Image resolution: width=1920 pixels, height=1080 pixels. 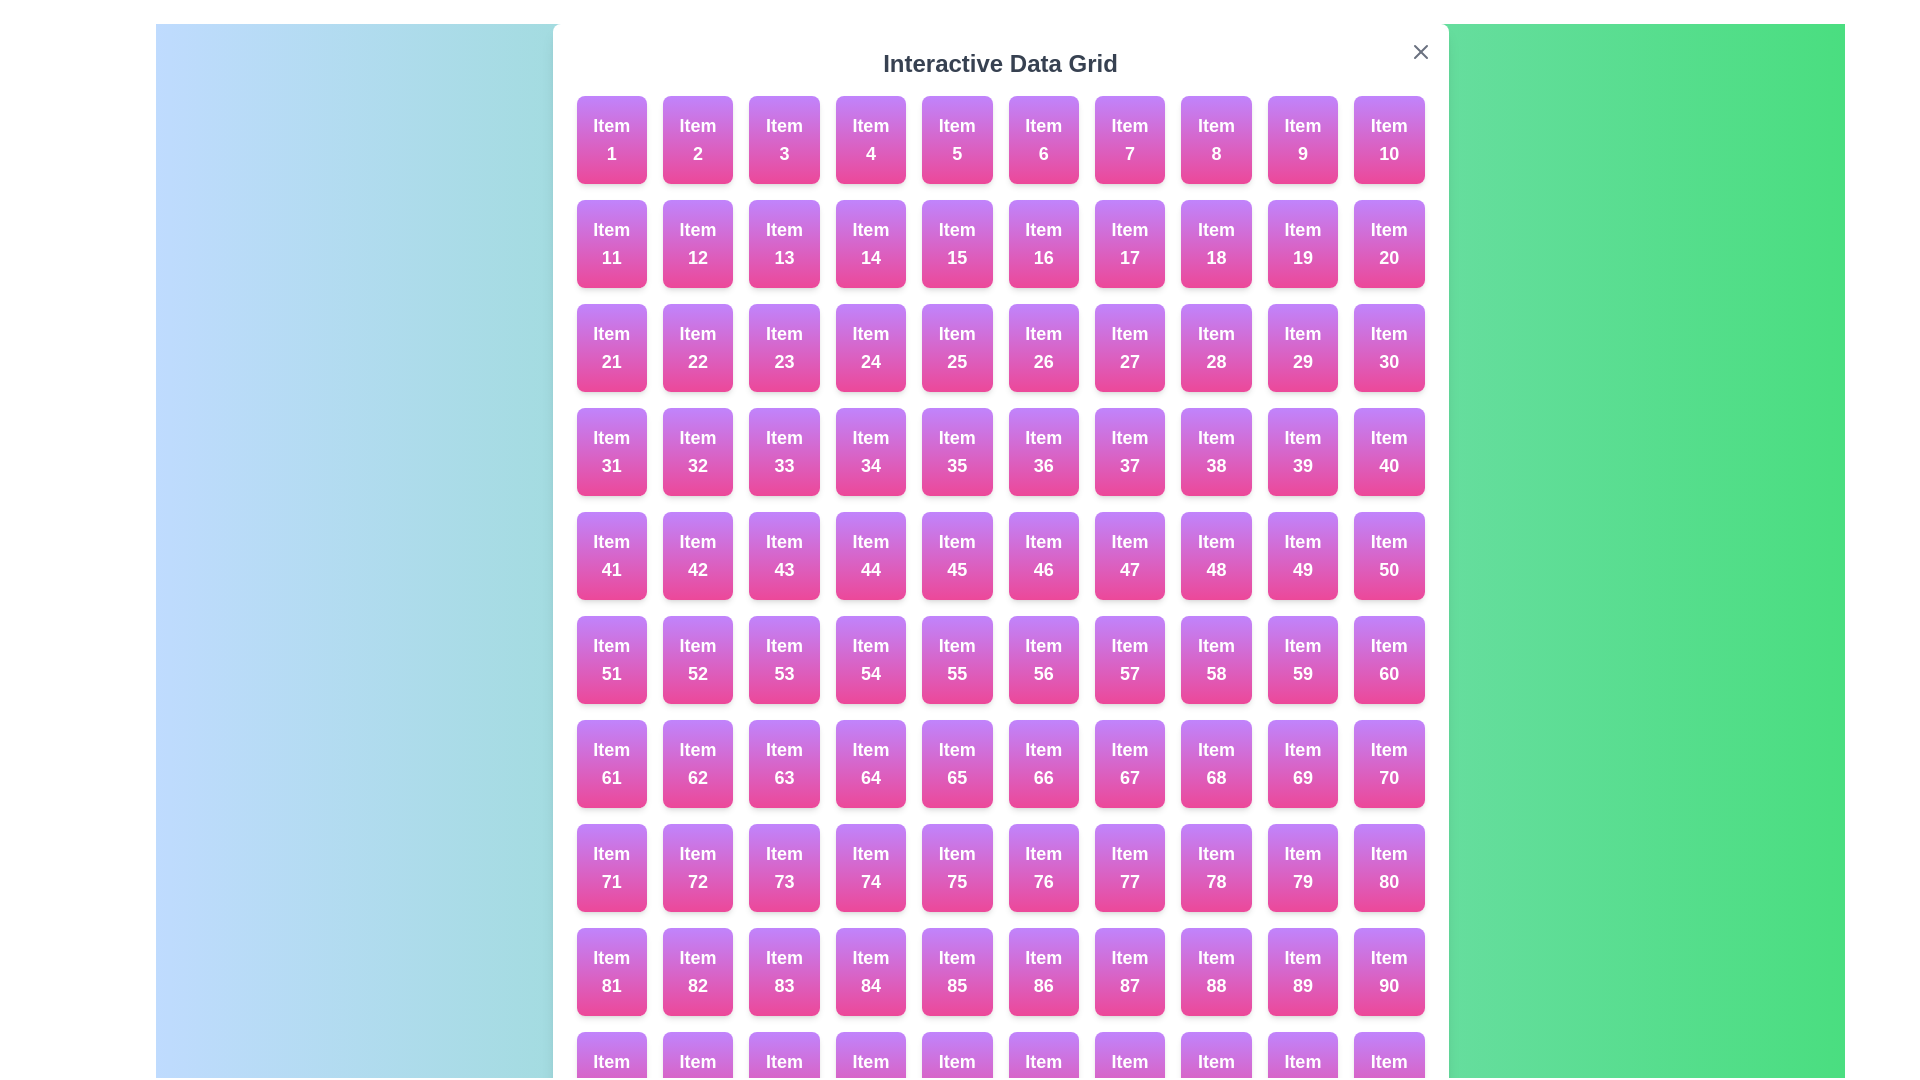 I want to click on the close button labeled with an 'X' at the top right corner of the dialog, so click(x=1419, y=50).